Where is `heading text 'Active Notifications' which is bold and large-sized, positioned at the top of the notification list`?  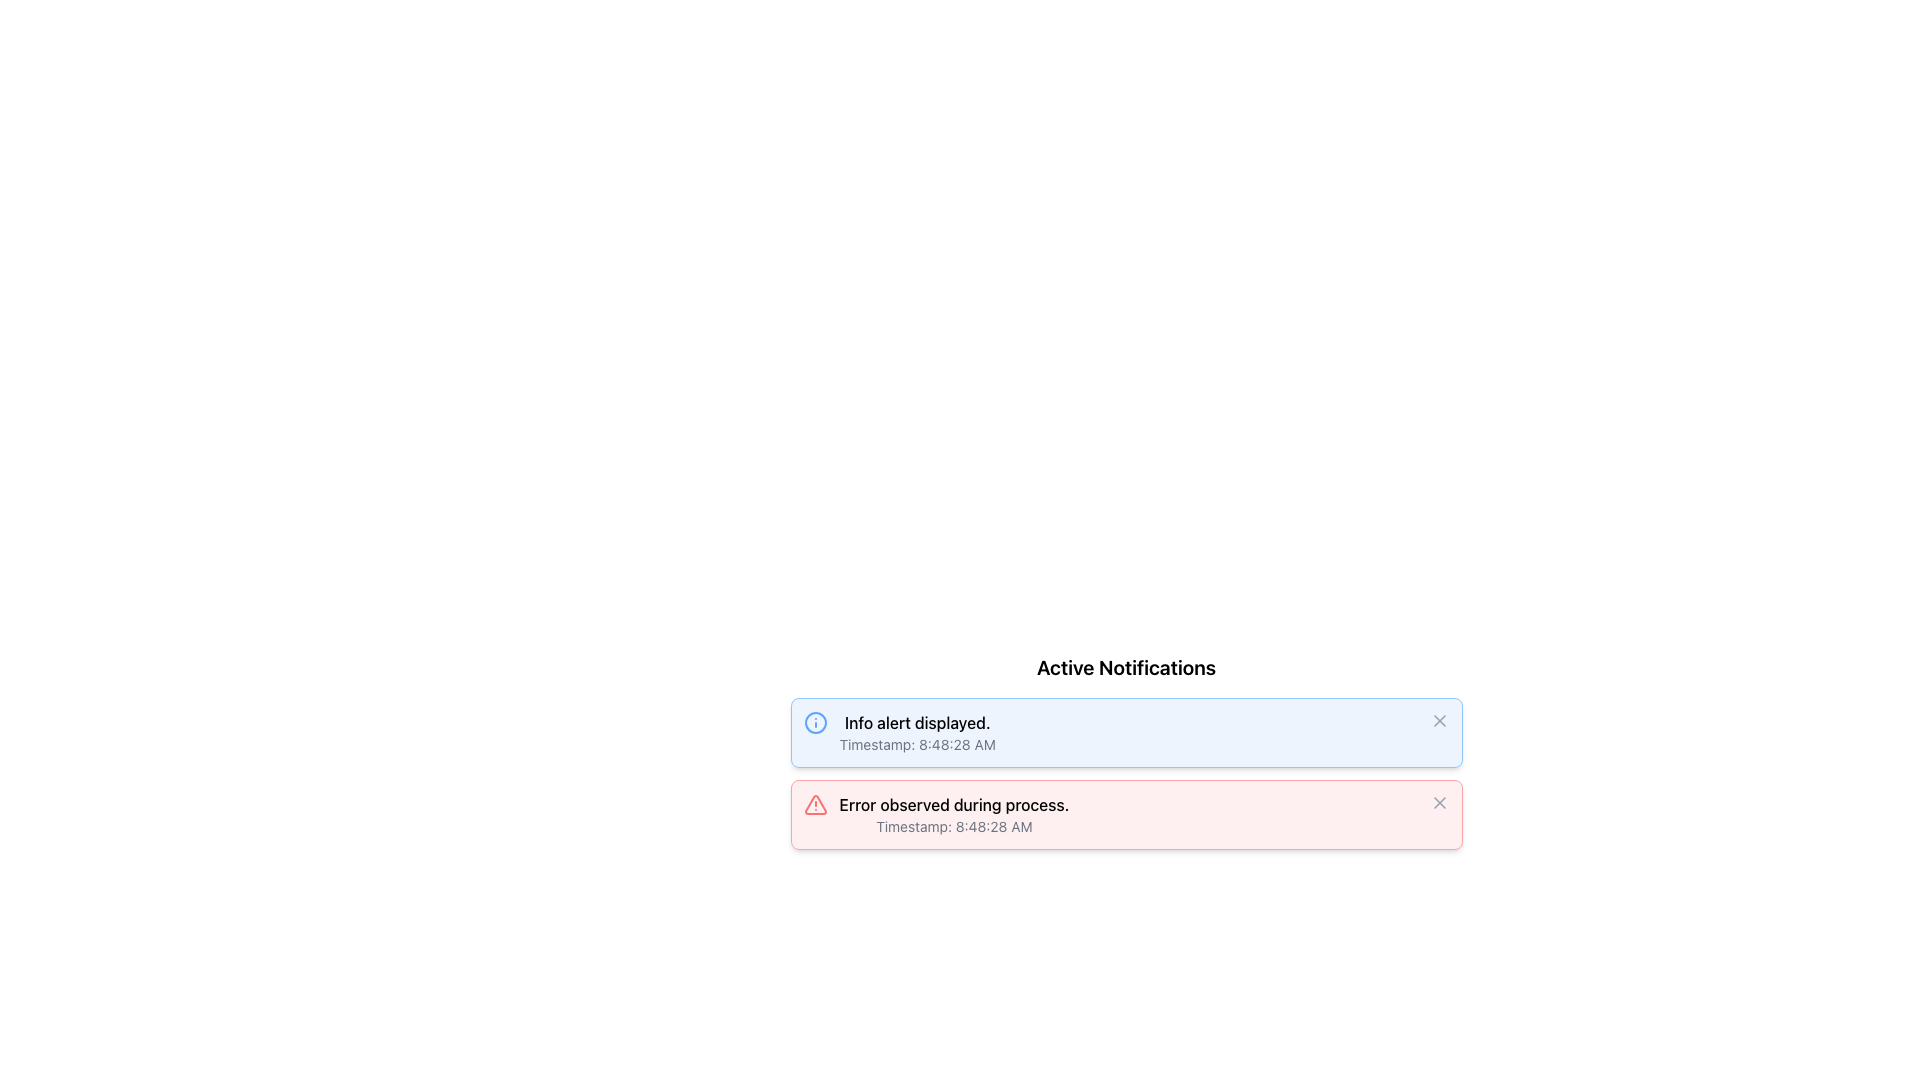 heading text 'Active Notifications' which is bold and large-sized, positioned at the top of the notification list is located at coordinates (1126, 667).